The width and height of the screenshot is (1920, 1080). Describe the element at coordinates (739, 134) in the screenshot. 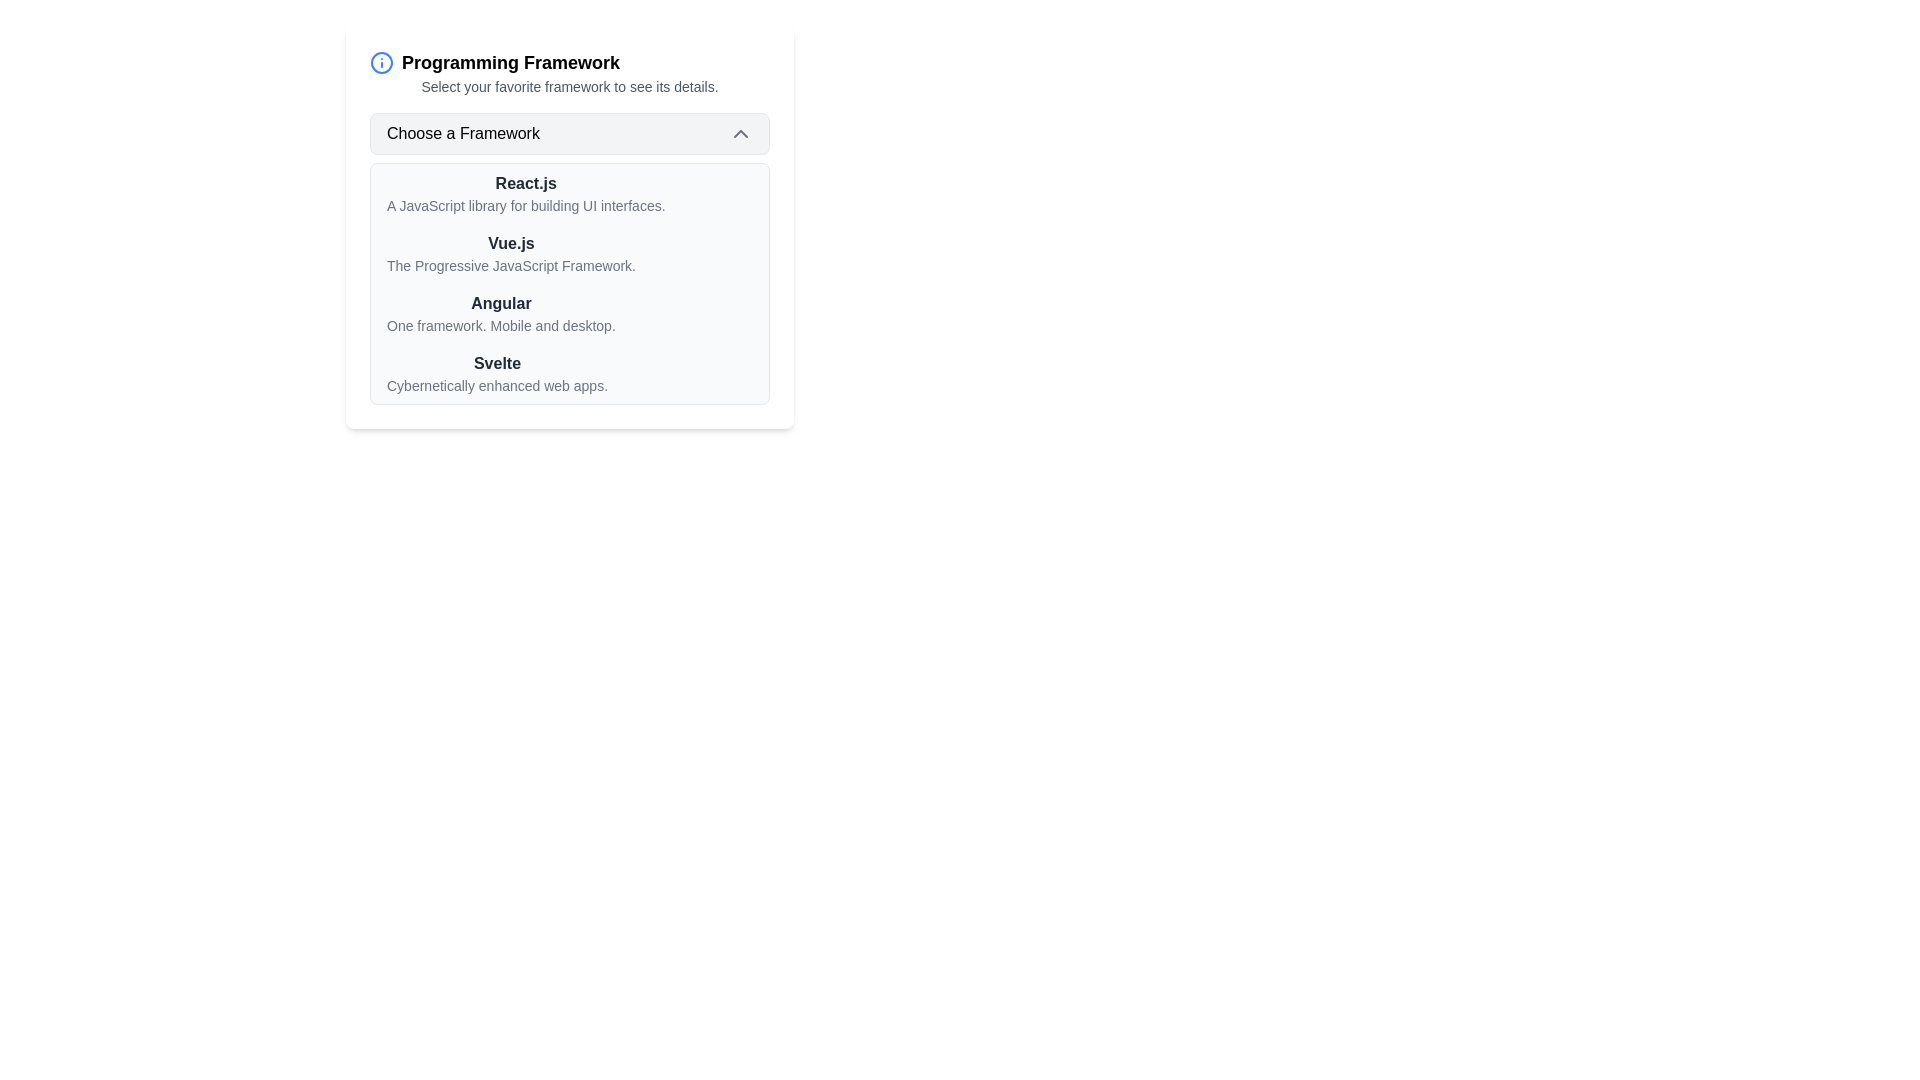

I see `the state of the upward-pointing chevron icon located to the right of the text 'Choose a Framework' to determine its expandability` at that location.